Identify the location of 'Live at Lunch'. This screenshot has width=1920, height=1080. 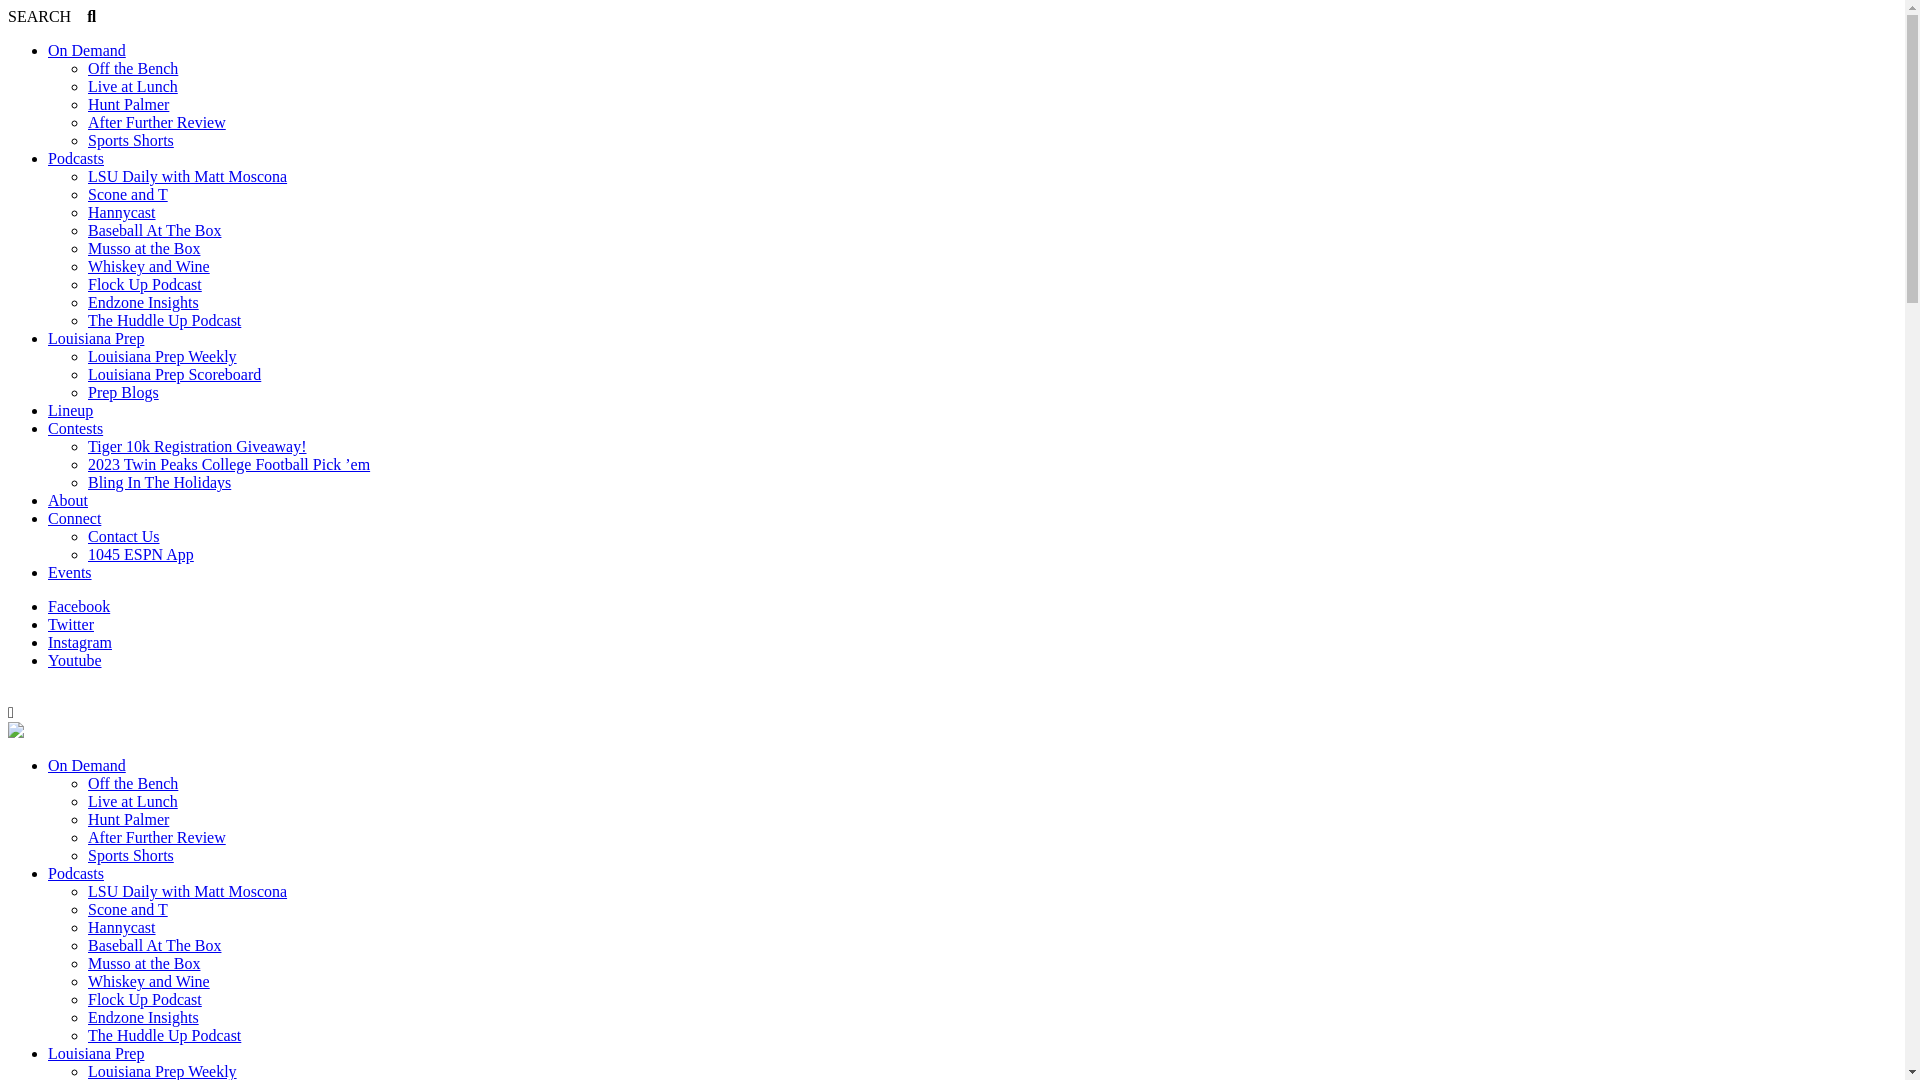
(132, 85).